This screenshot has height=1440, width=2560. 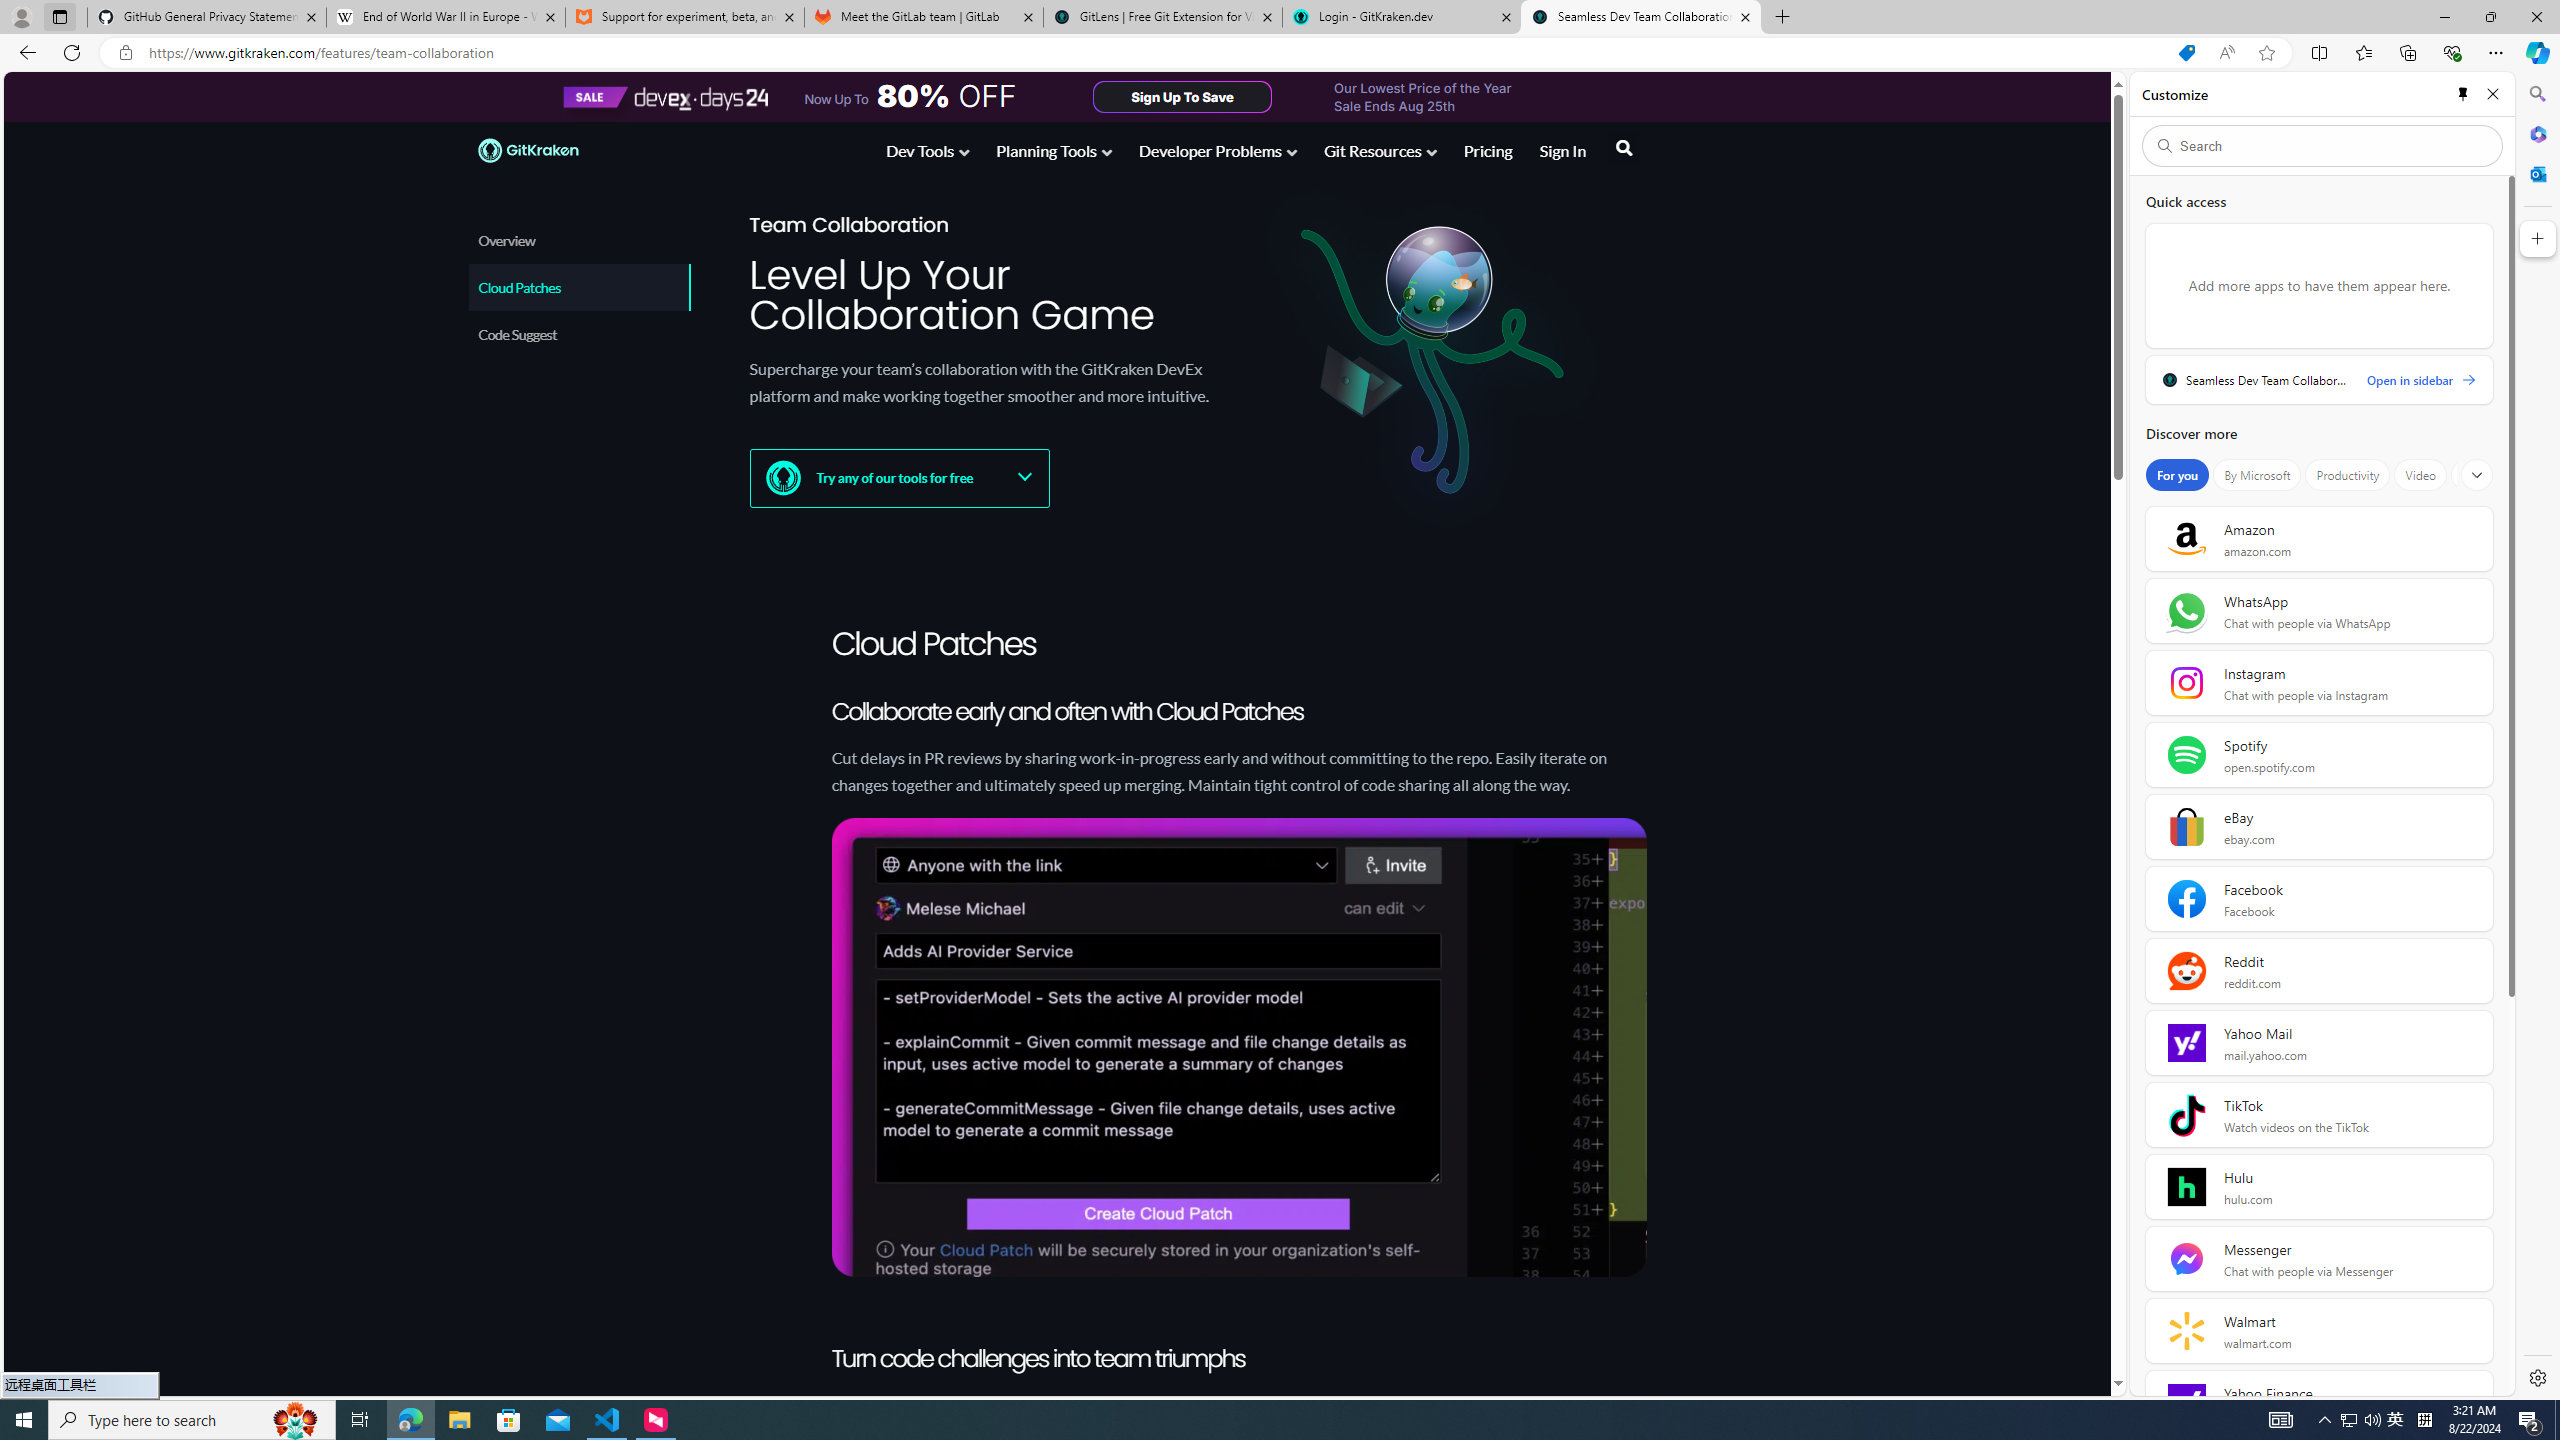 What do you see at coordinates (207, 16) in the screenshot?
I see `'GitHub General Privacy Statement - GitHub Docs'` at bounding box center [207, 16].